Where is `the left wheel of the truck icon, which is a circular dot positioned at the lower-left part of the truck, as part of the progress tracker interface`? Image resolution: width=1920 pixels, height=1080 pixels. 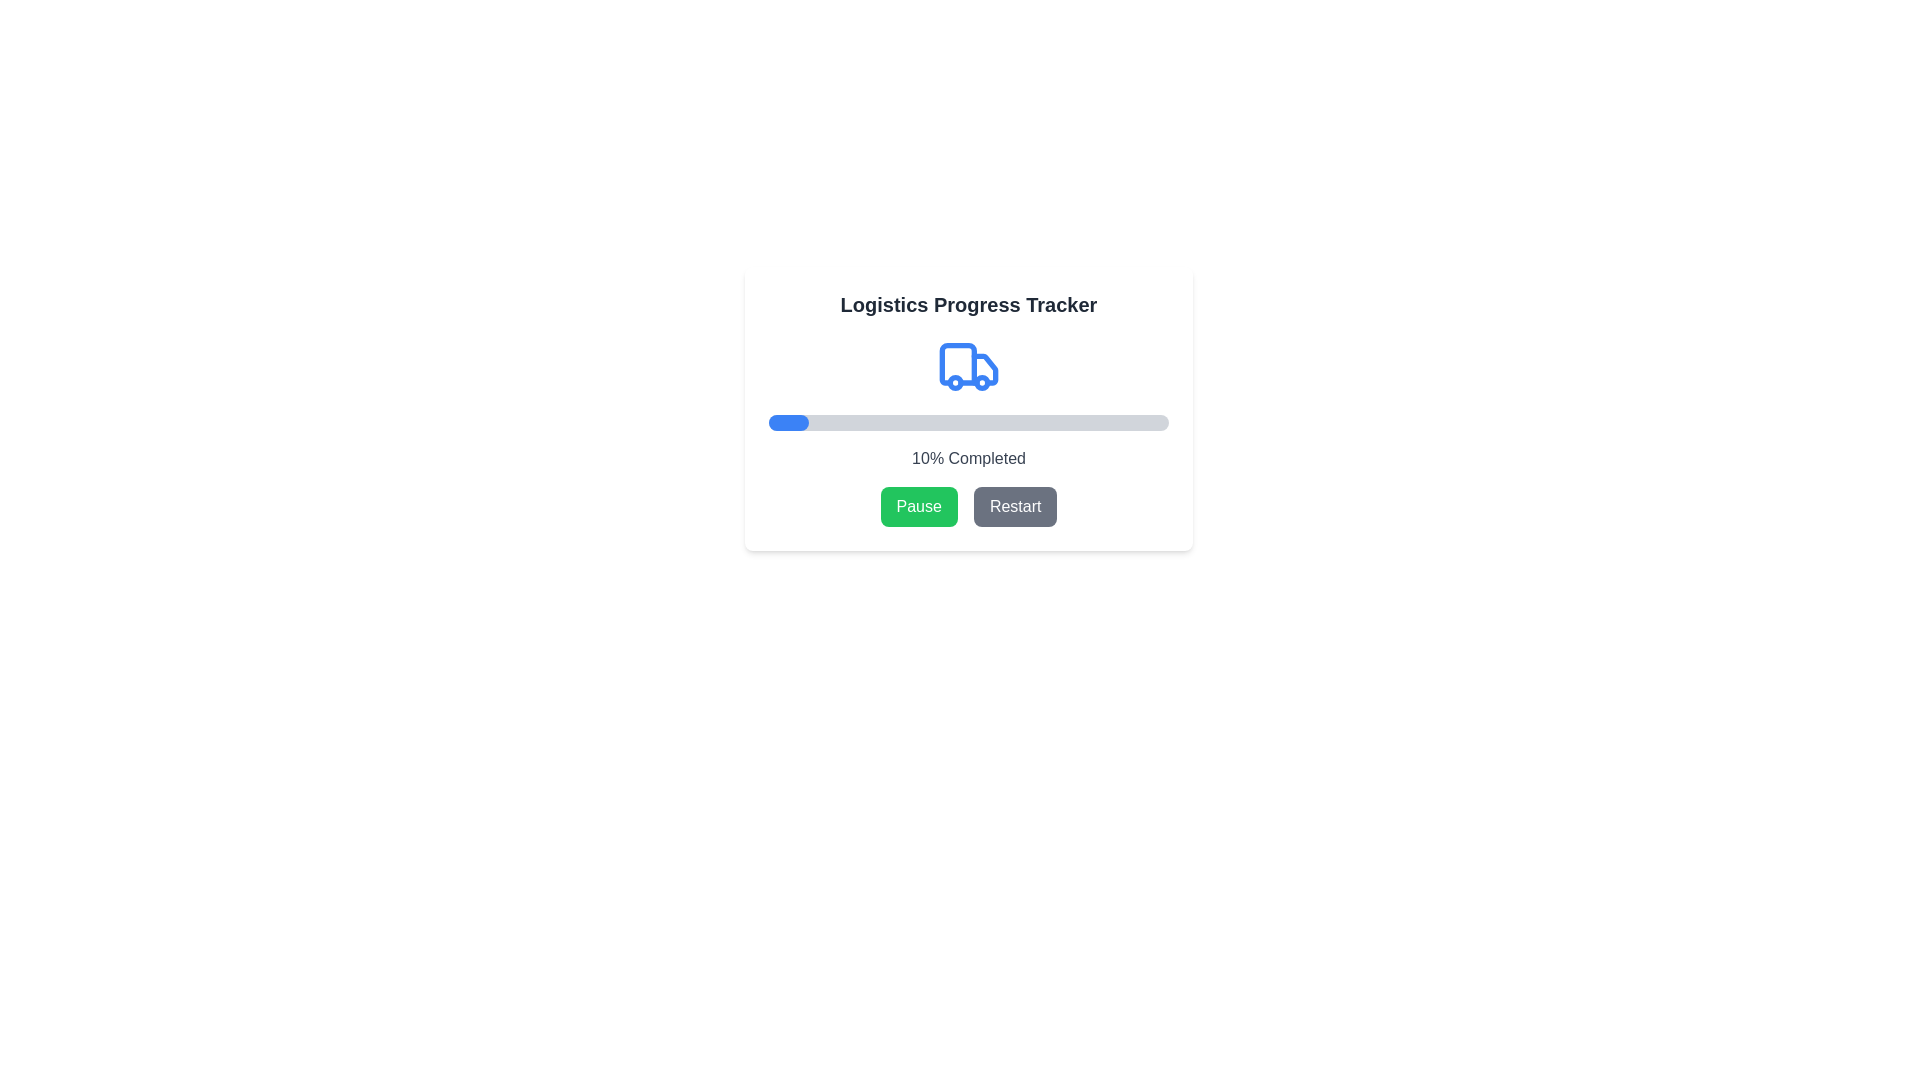
the left wheel of the truck icon, which is a circular dot positioned at the lower-left part of the truck, as part of the progress tracker interface is located at coordinates (954, 382).